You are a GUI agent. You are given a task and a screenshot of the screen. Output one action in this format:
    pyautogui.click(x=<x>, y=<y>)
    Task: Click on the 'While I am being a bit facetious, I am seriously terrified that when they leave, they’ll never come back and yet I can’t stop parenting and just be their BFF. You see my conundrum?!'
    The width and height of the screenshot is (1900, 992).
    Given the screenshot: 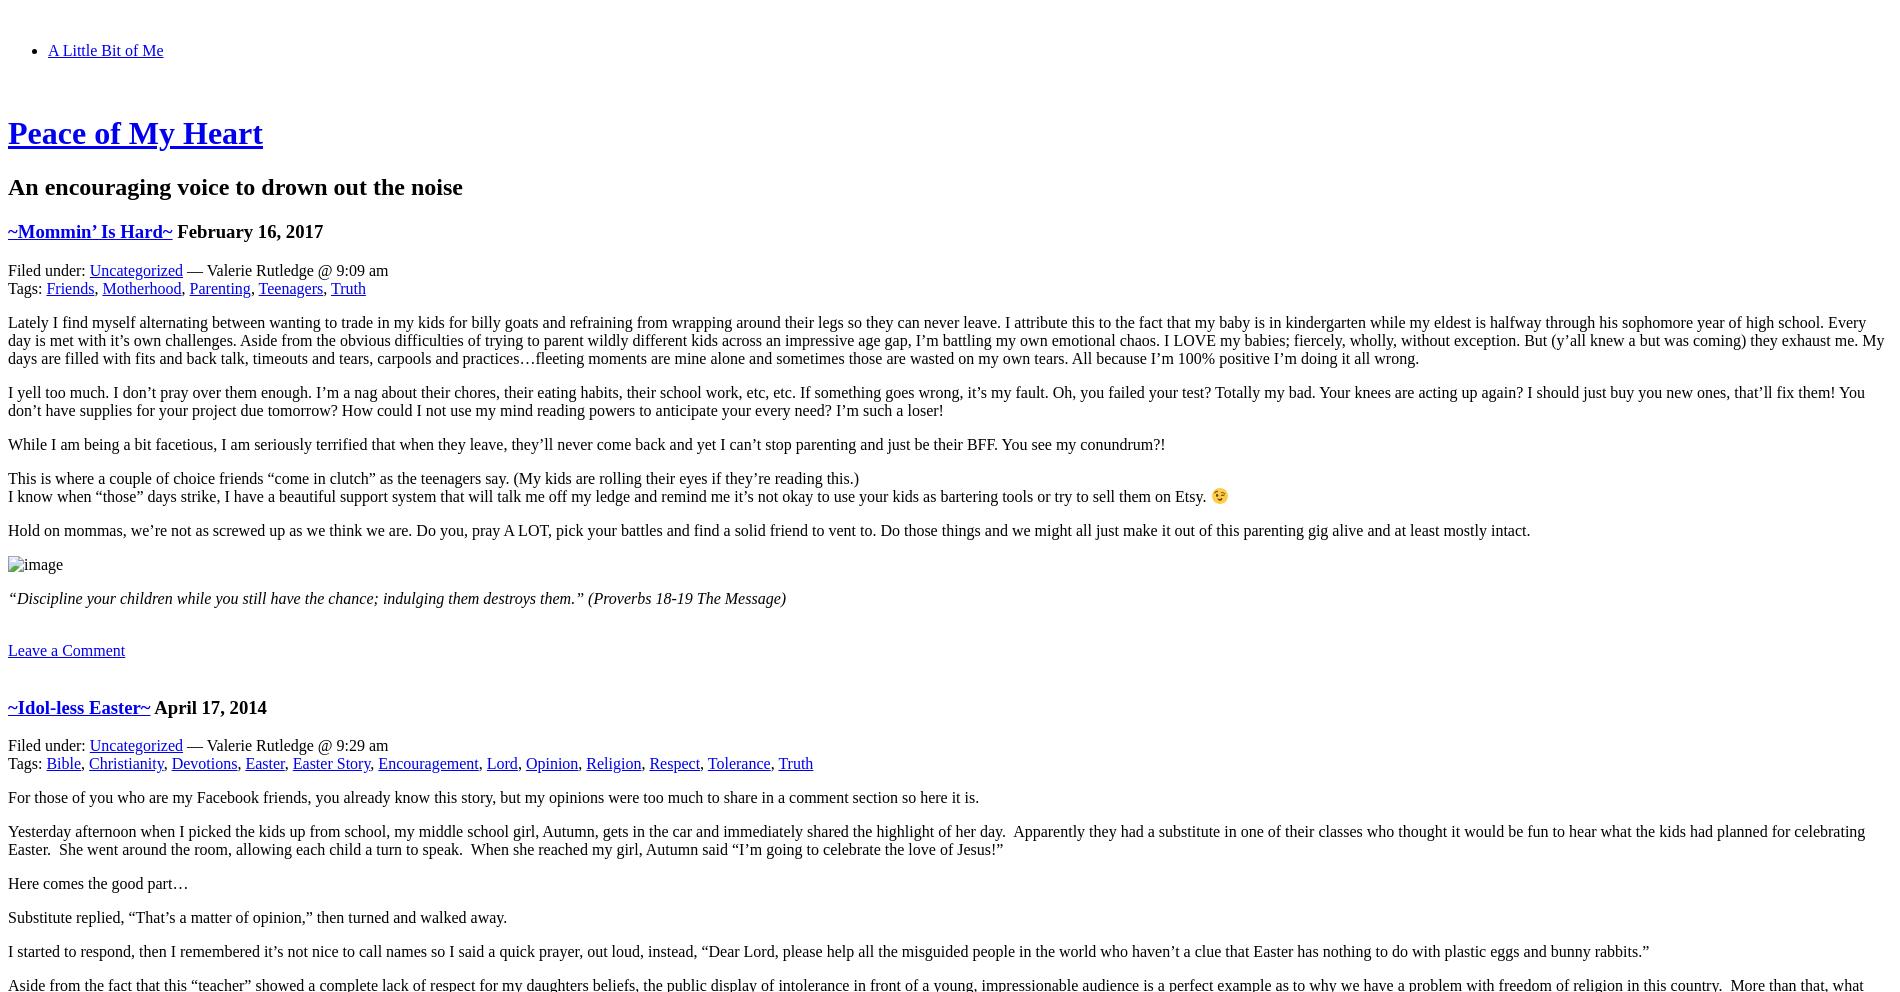 What is the action you would take?
    pyautogui.click(x=586, y=442)
    